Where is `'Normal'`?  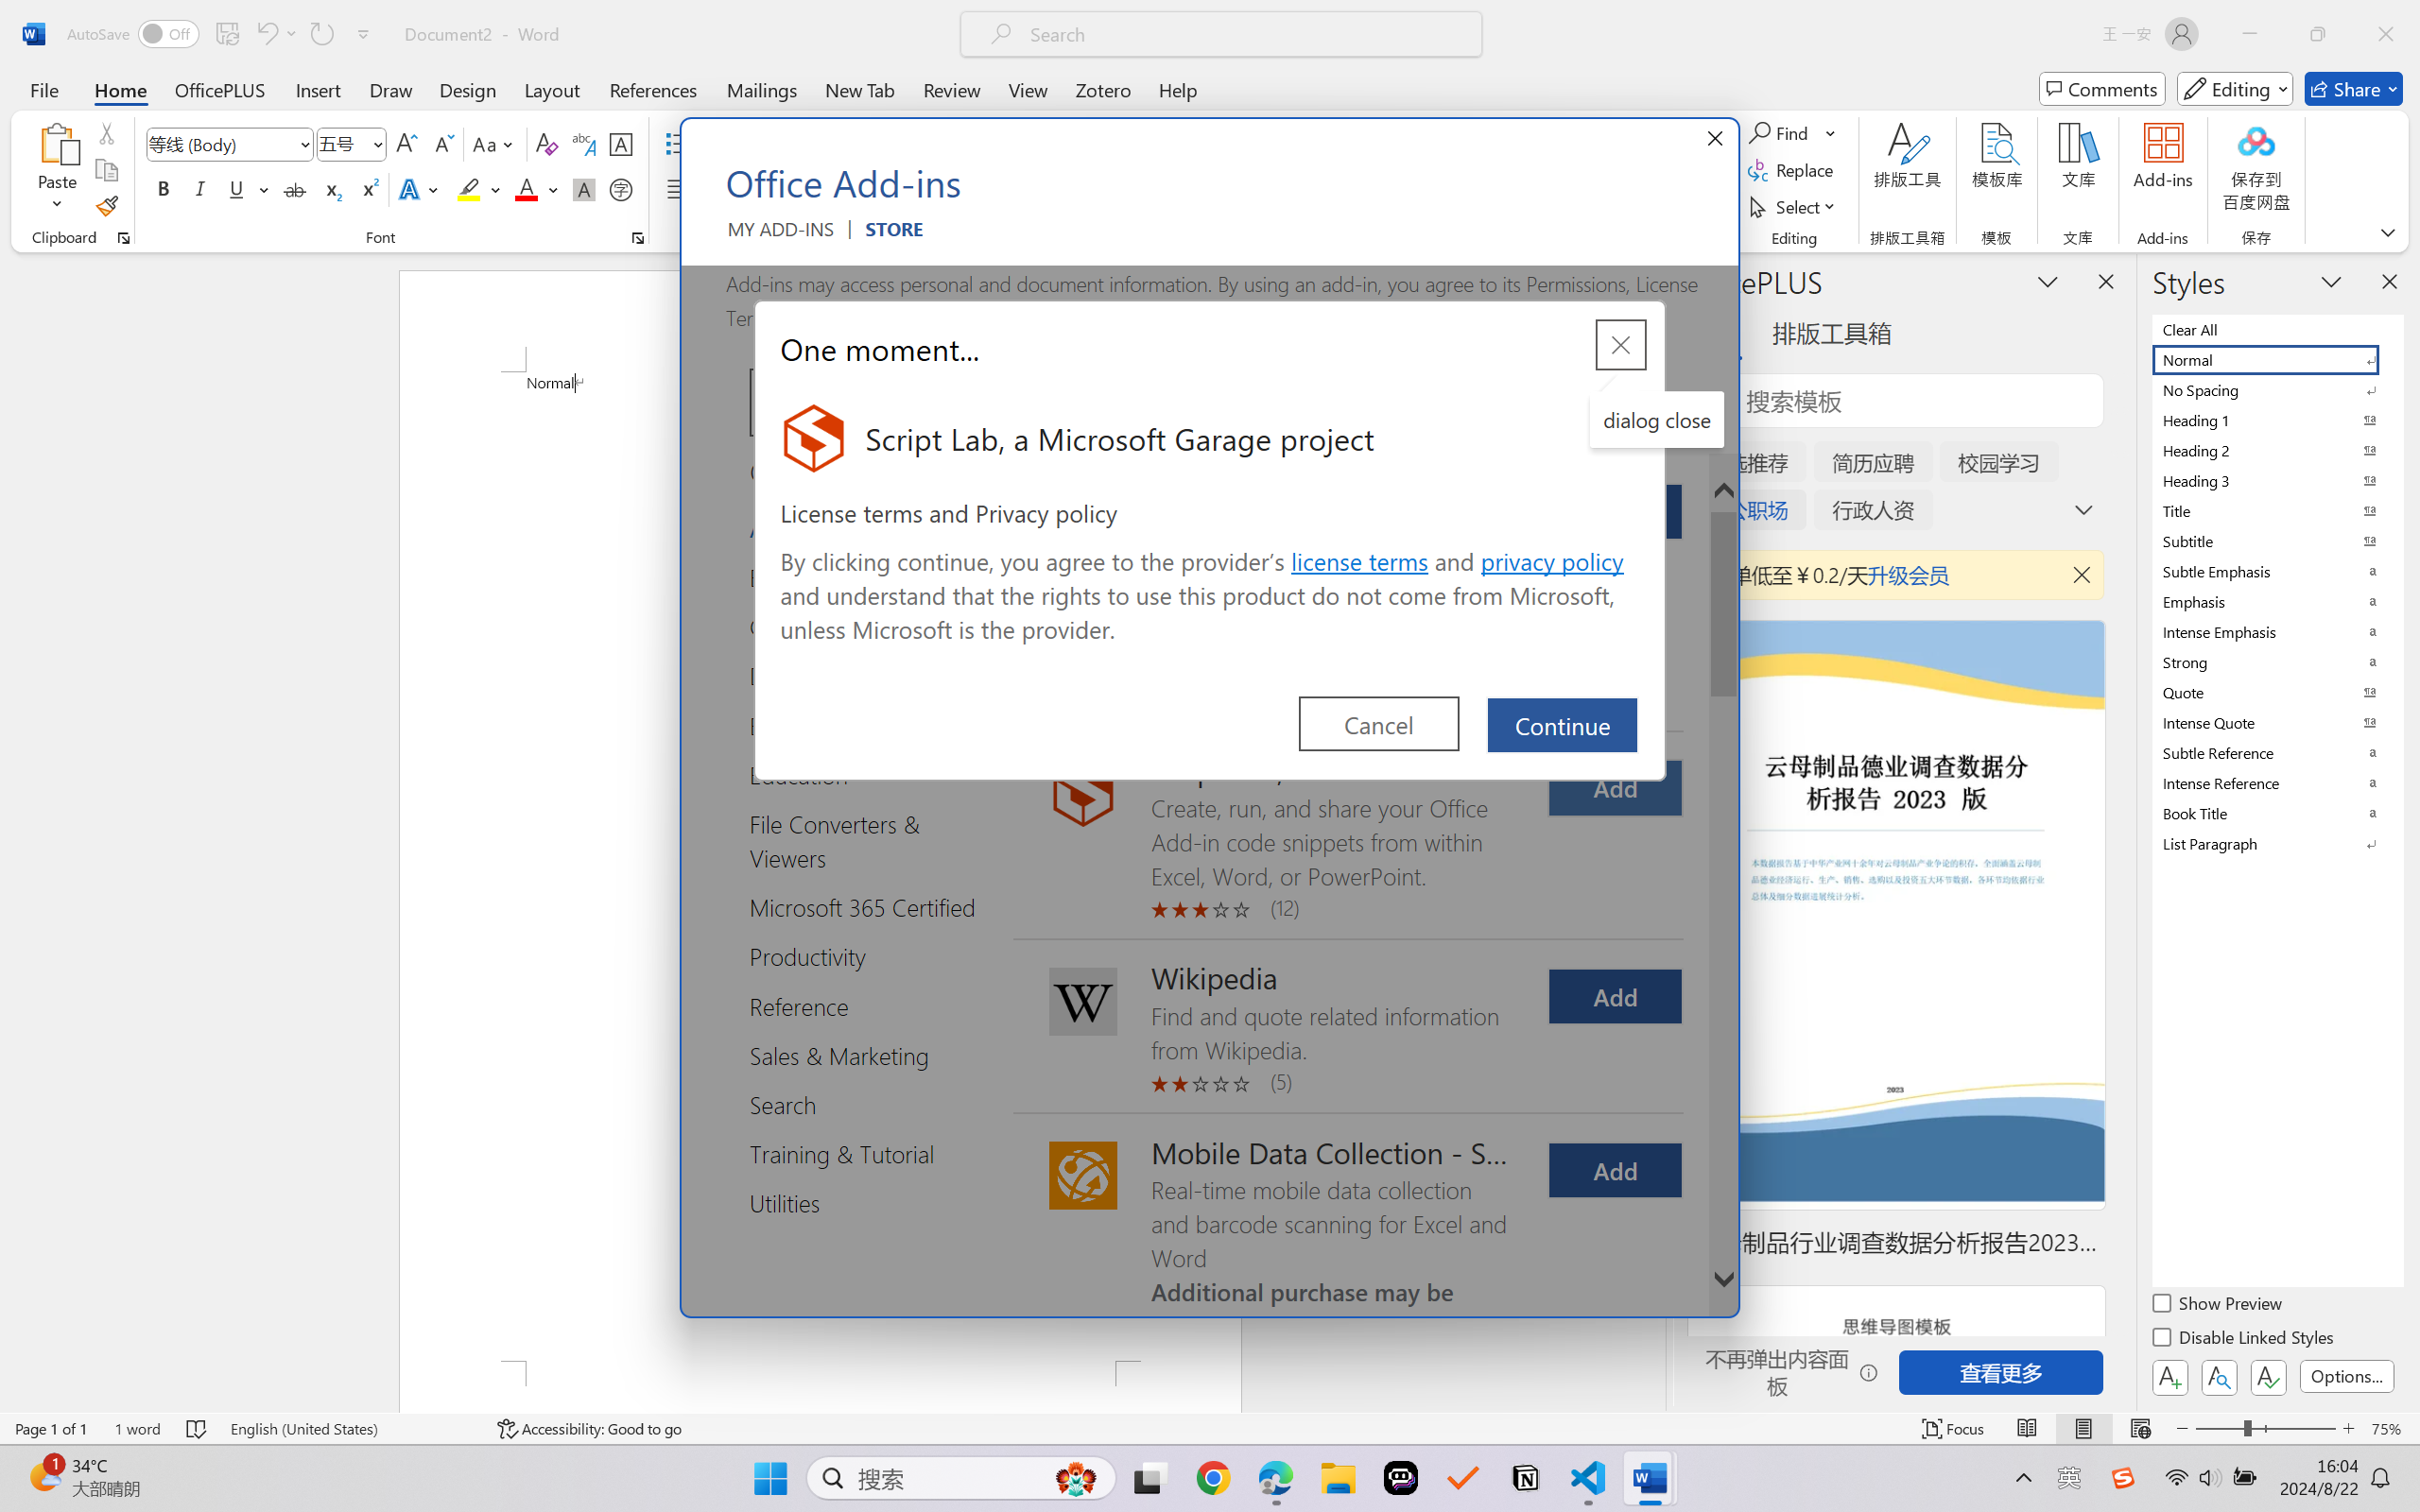 'Normal' is located at coordinates (2275, 358).